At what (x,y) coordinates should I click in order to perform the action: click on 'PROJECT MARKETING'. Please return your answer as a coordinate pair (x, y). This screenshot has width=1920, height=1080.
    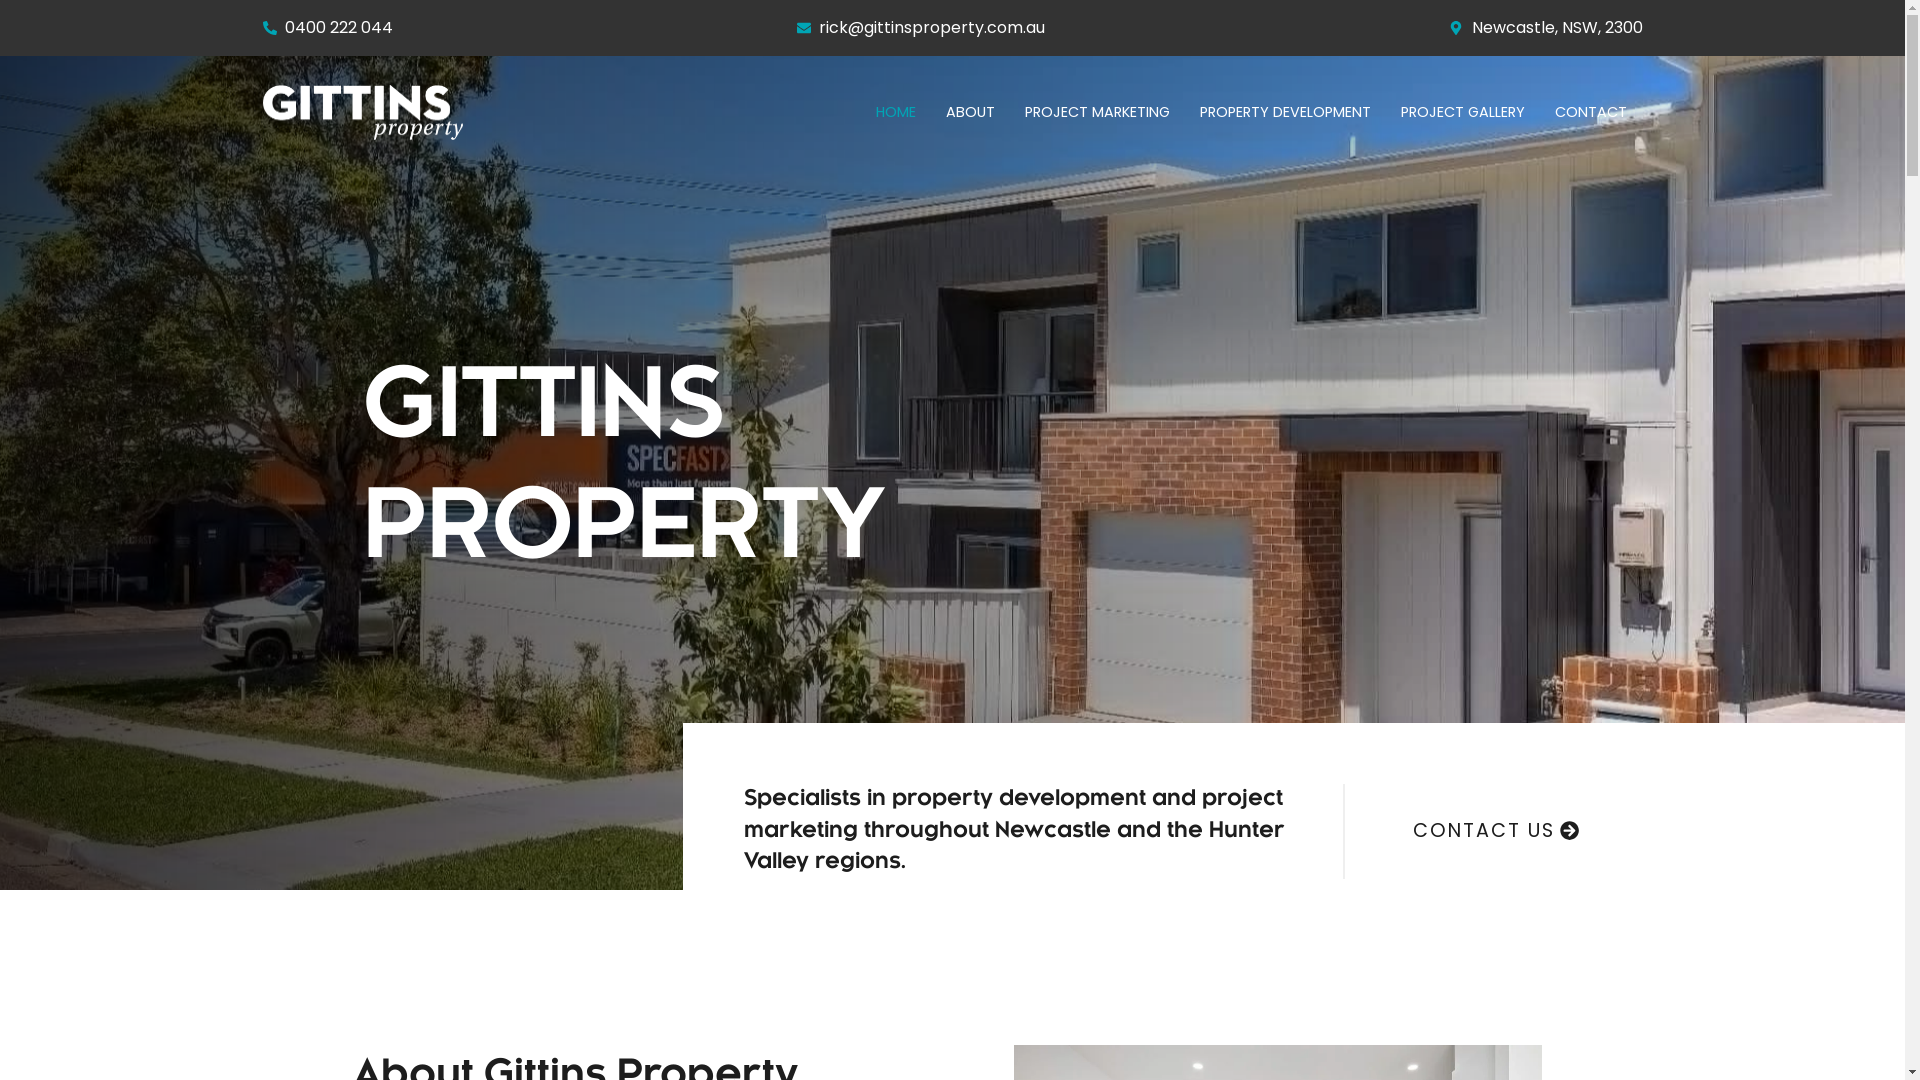
    Looking at the image, I should click on (1096, 111).